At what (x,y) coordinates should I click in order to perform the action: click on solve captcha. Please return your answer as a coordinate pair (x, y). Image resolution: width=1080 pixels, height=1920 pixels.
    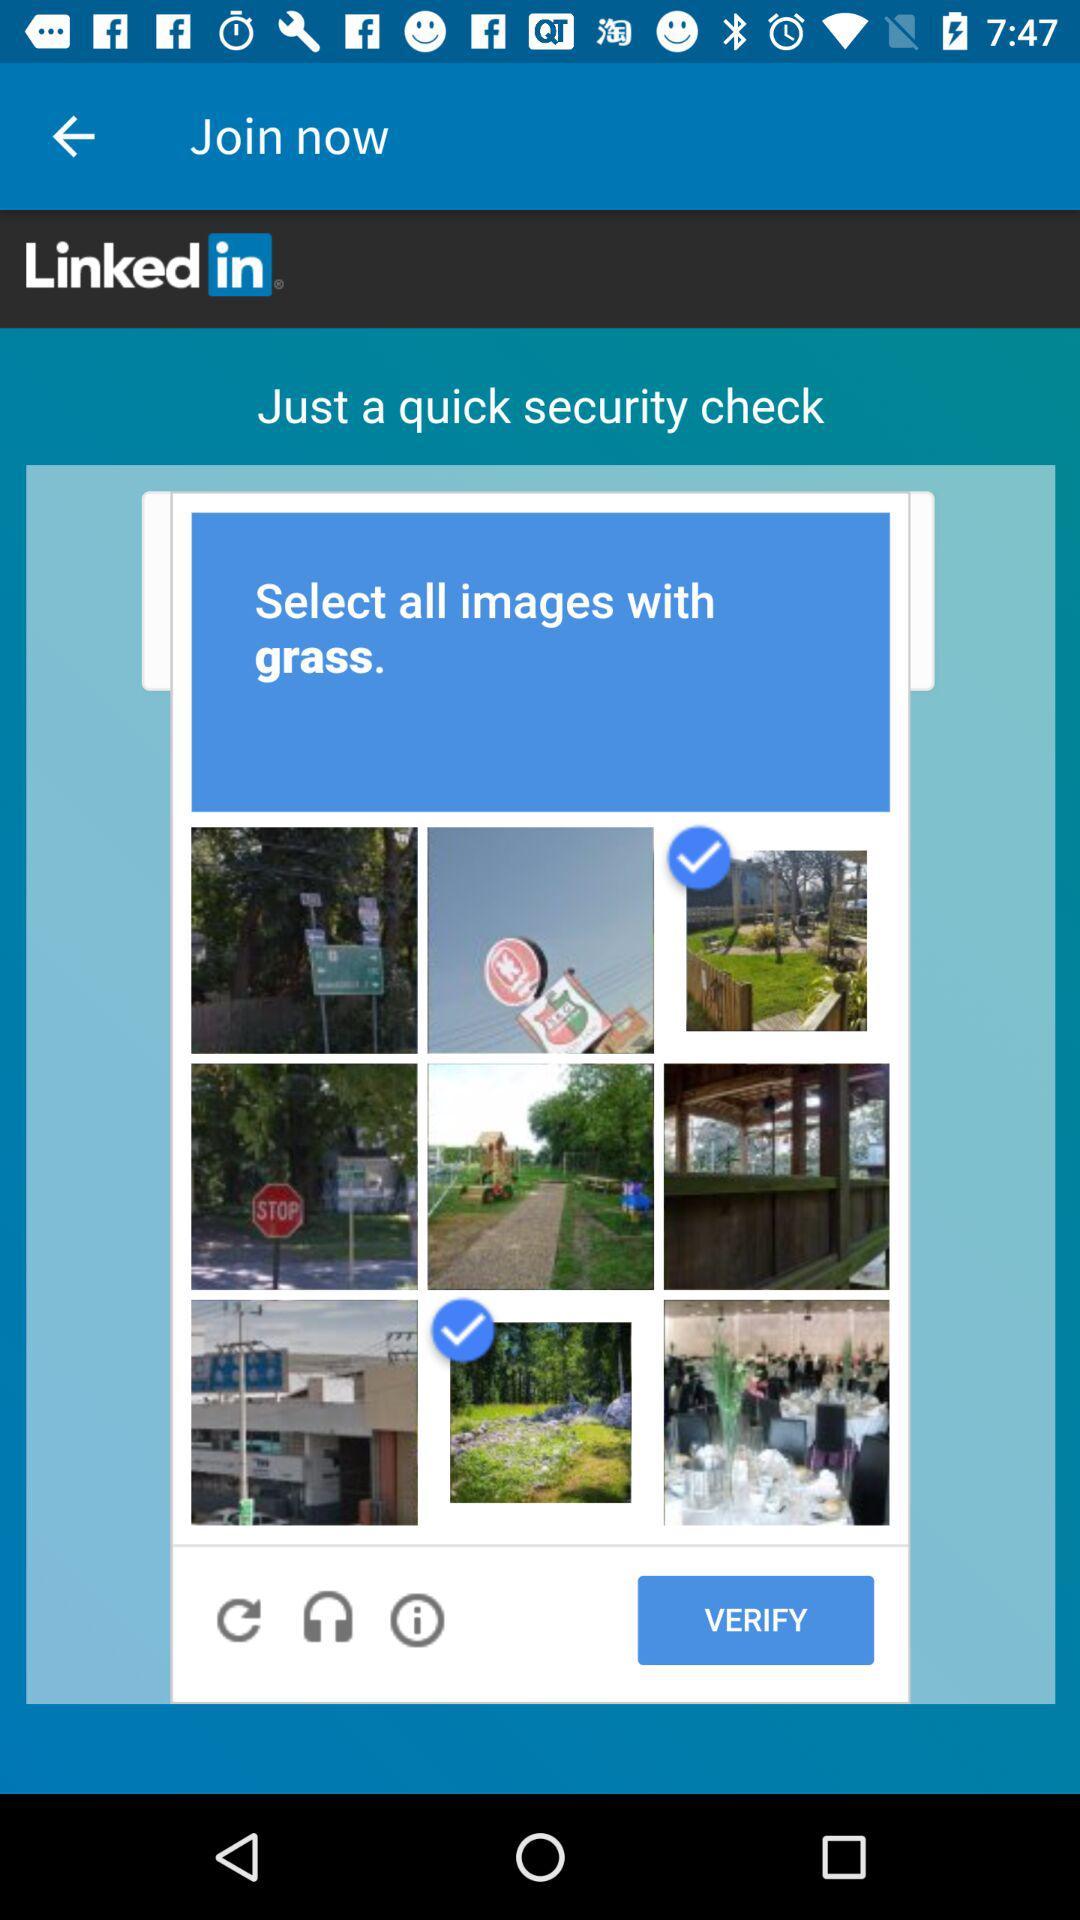
    Looking at the image, I should click on (540, 1002).